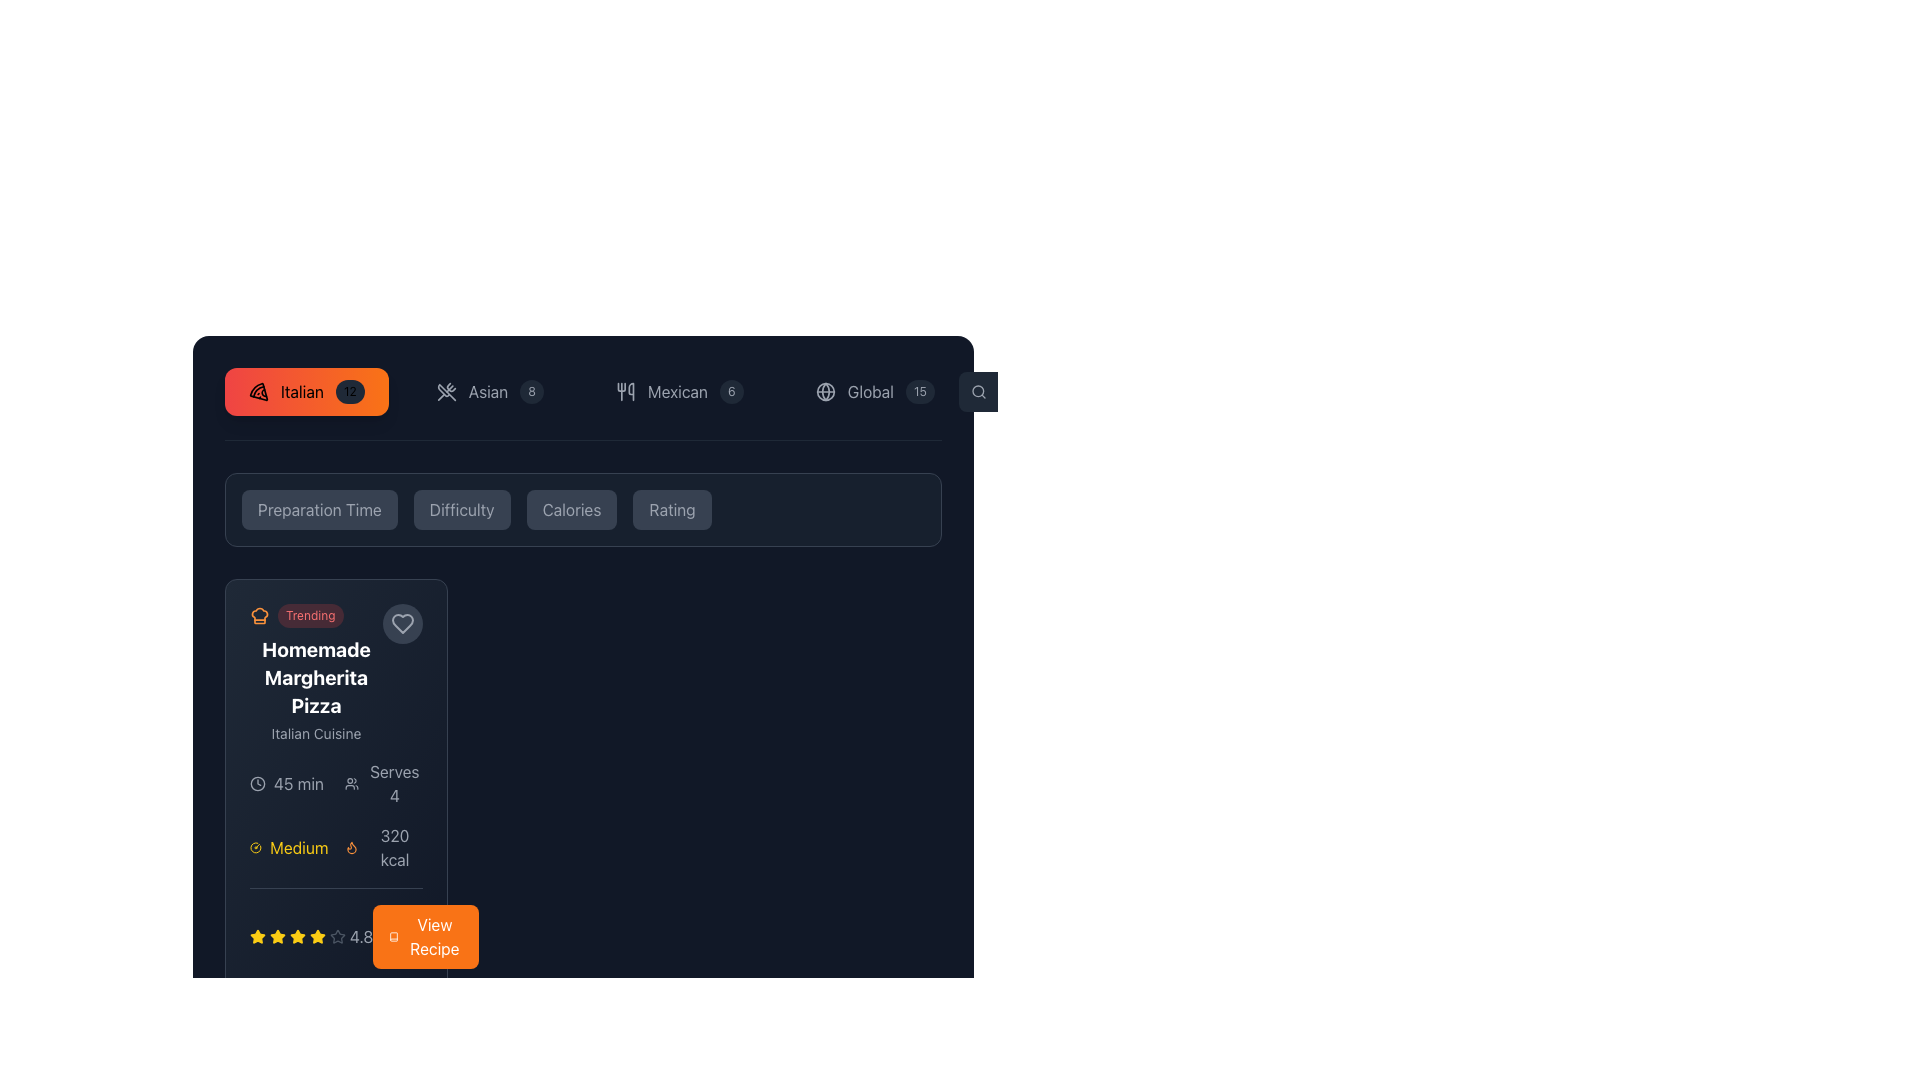 The width and height of the screenshot is (1920, 1080). I want to click on the icon located to the left of the 'View Recipe' button, which signifies the action of viewing the recipe or related details, so click(394, 937).